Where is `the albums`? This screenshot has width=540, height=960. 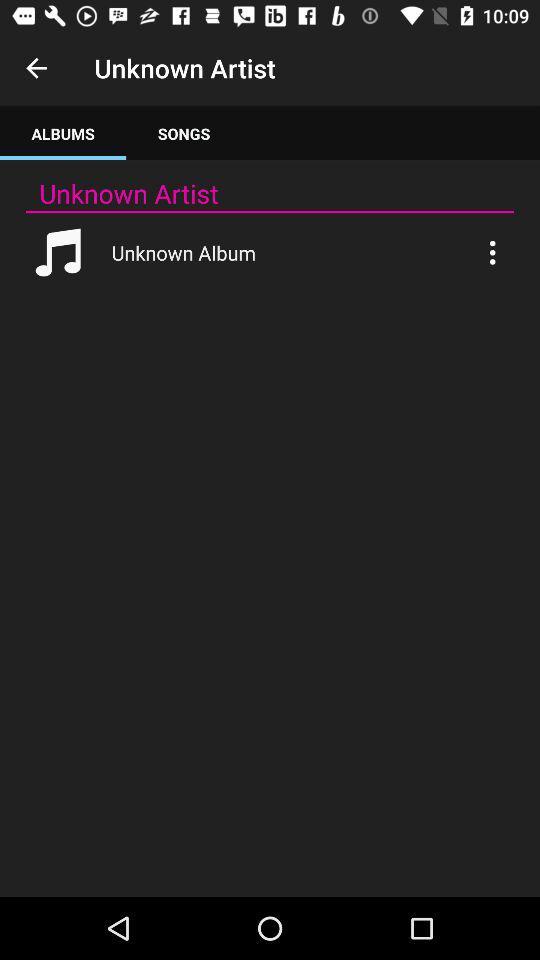 the albums is located at coordinates (63, 132).